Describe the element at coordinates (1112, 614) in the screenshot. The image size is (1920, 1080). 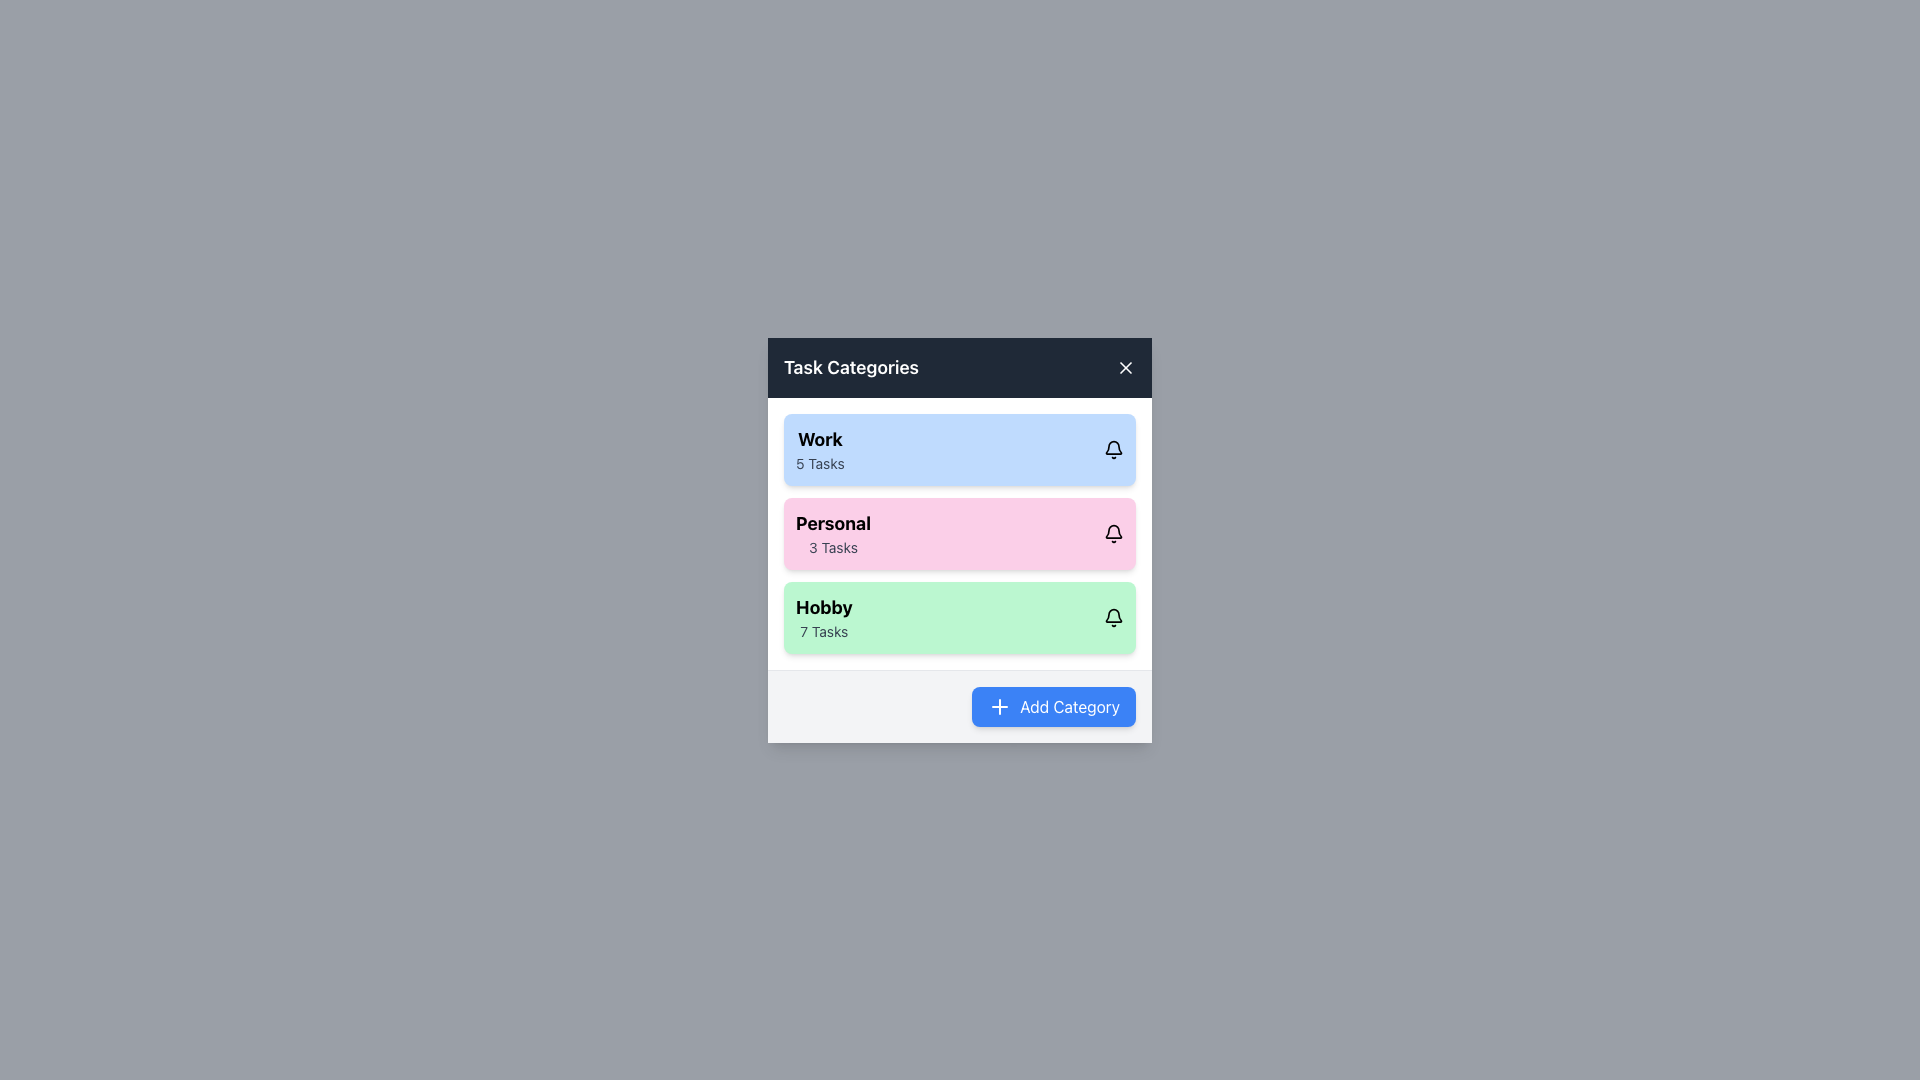
I see `the bottom arc segment of the notification bell icon indicating notifications for the 'Hobby' category located in the bottom right of the 'Hobby' category card` at that location.